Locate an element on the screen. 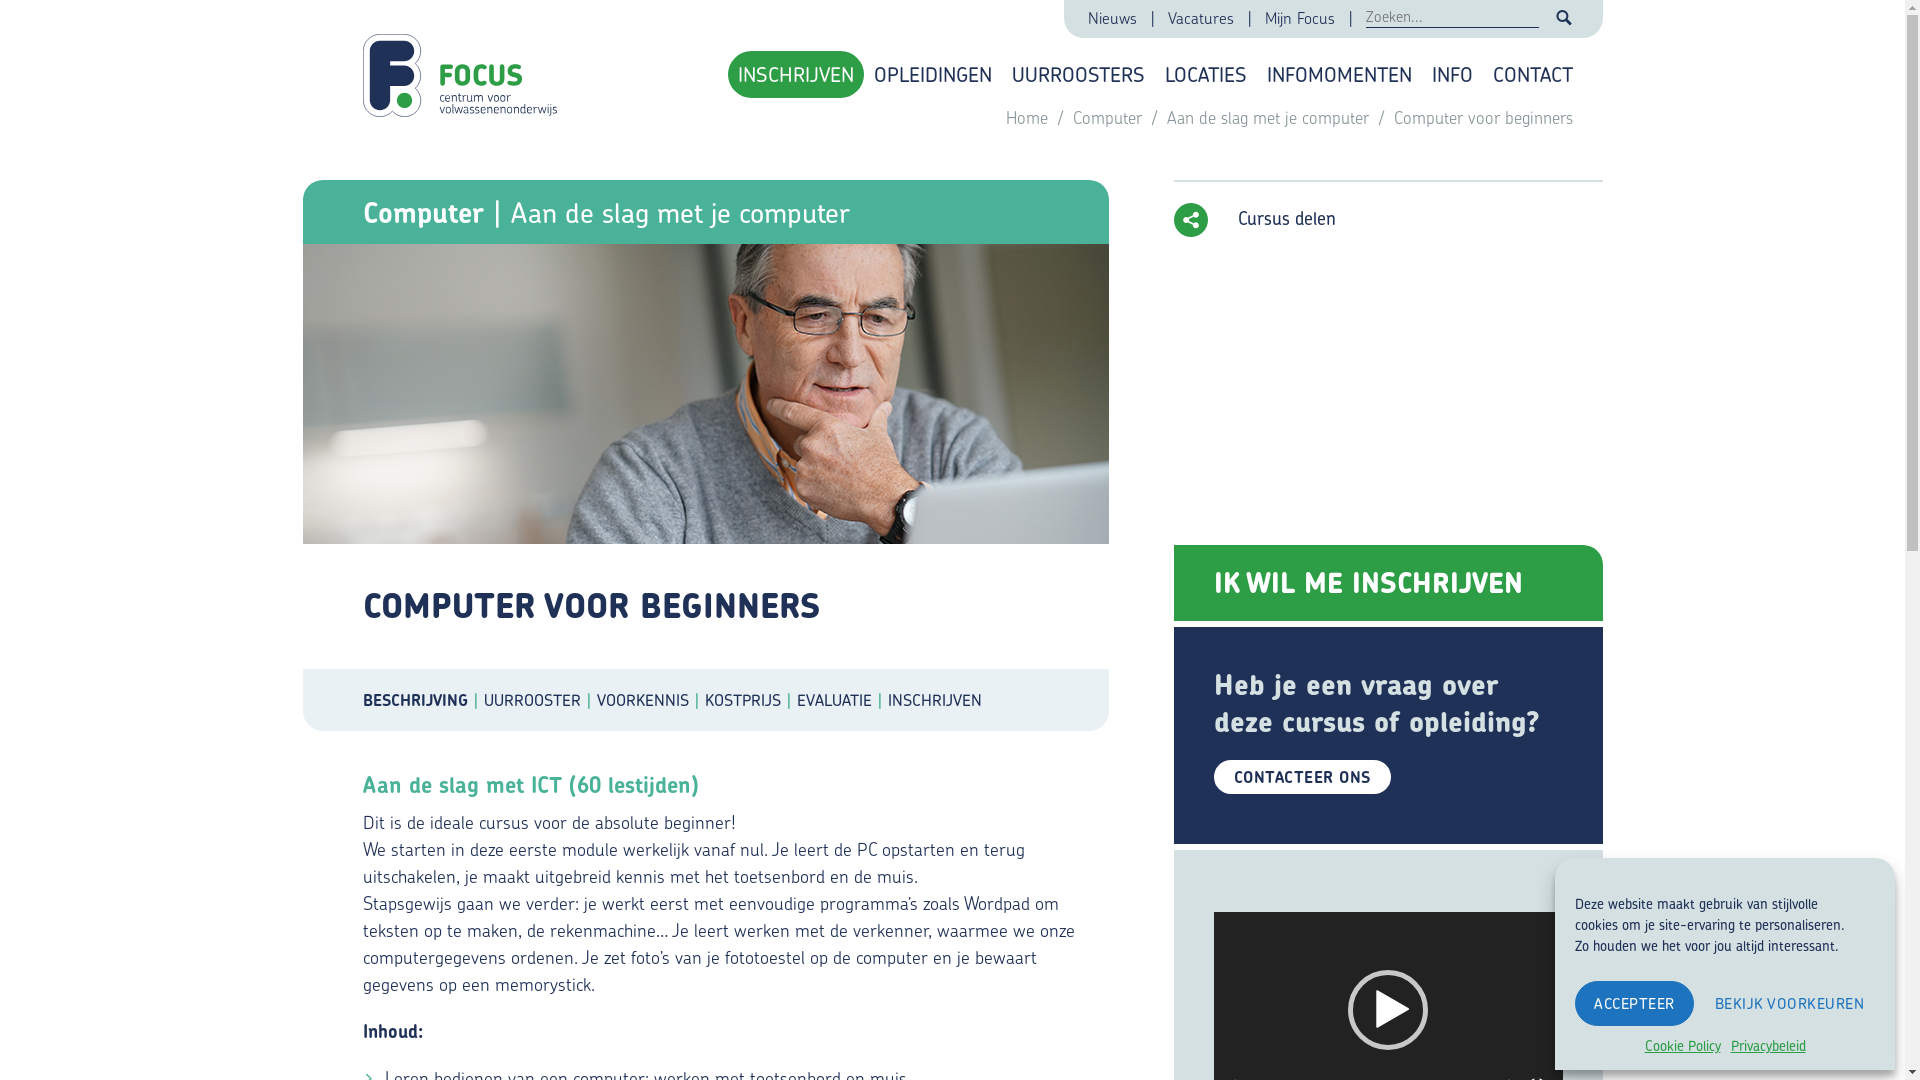 Image resolution: width=1920 pixels, height=1080 pixels. 'Nieuws' is located at coordinates (1112, 19).